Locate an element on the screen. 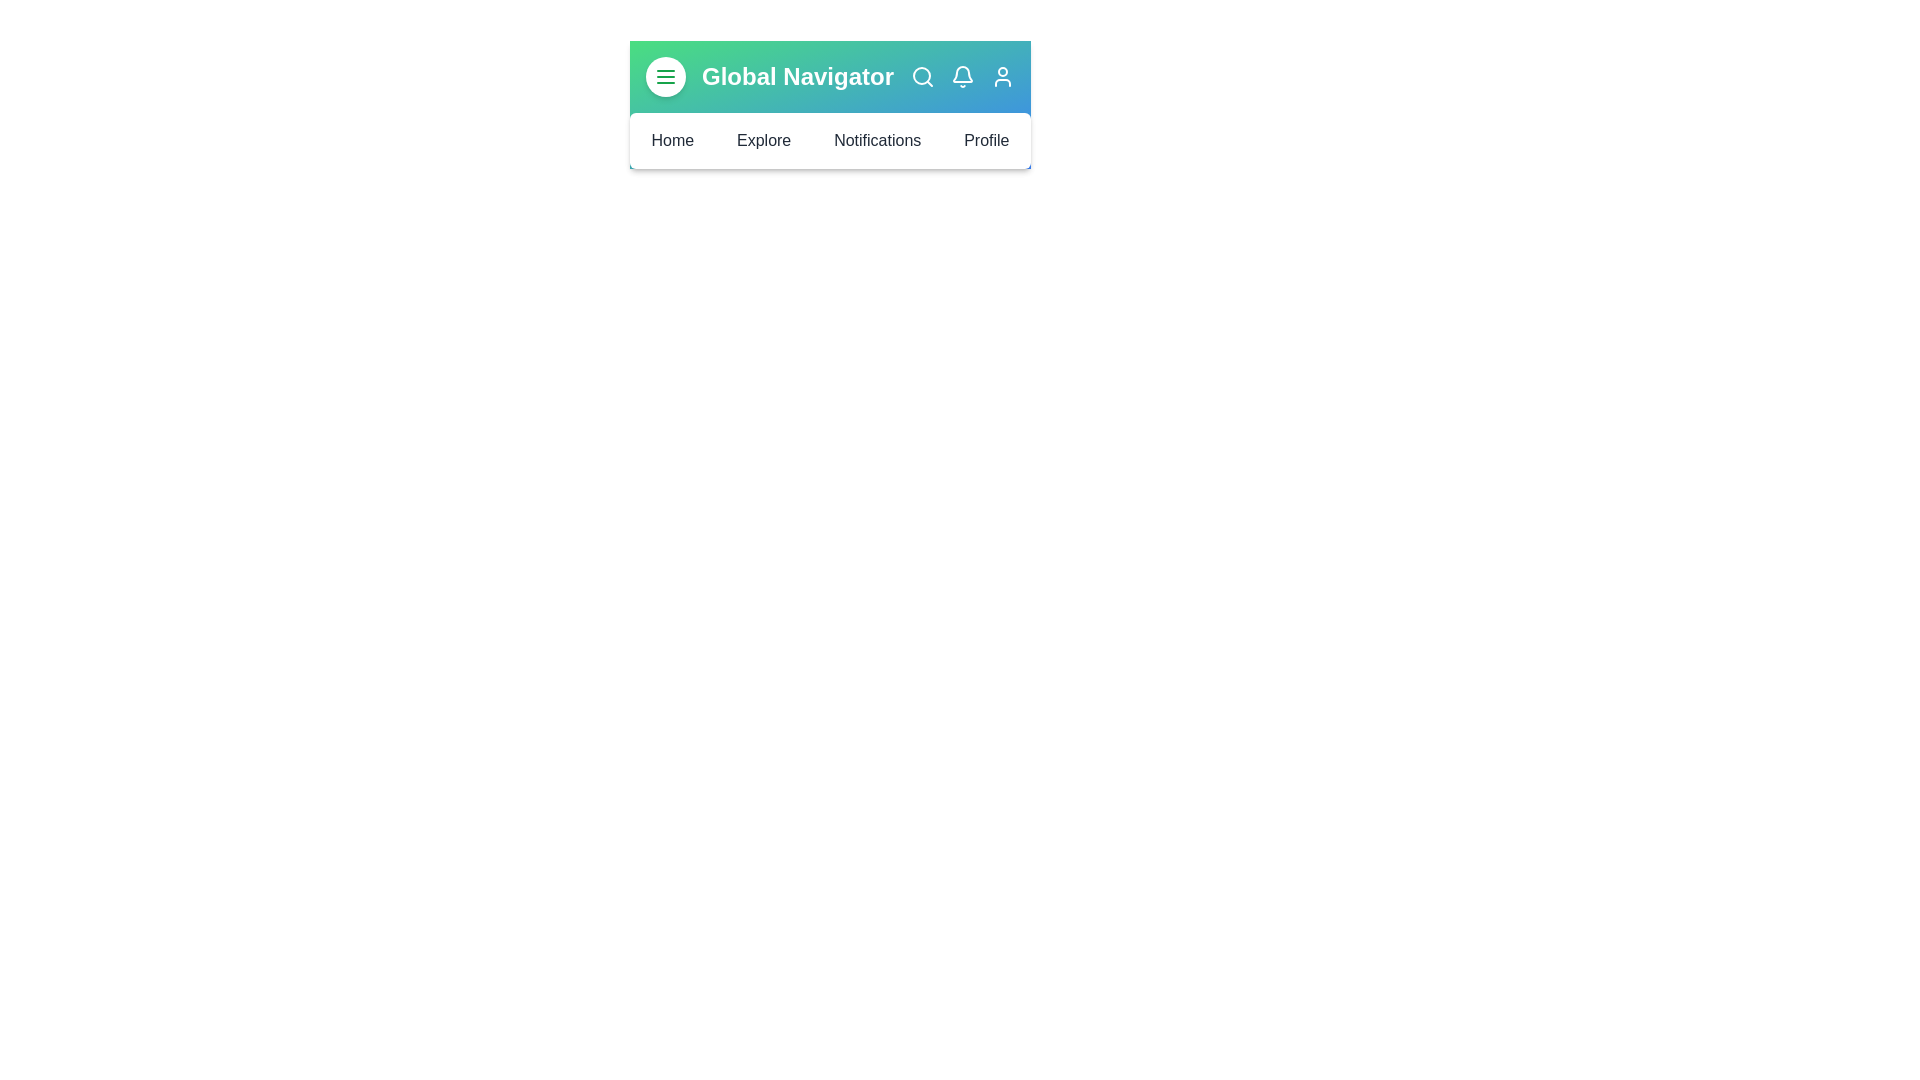 This screenshot has width=1920, height=1080. the navigation menu item Home to navigate to the corresponding section is located at coordinates (672, 140).